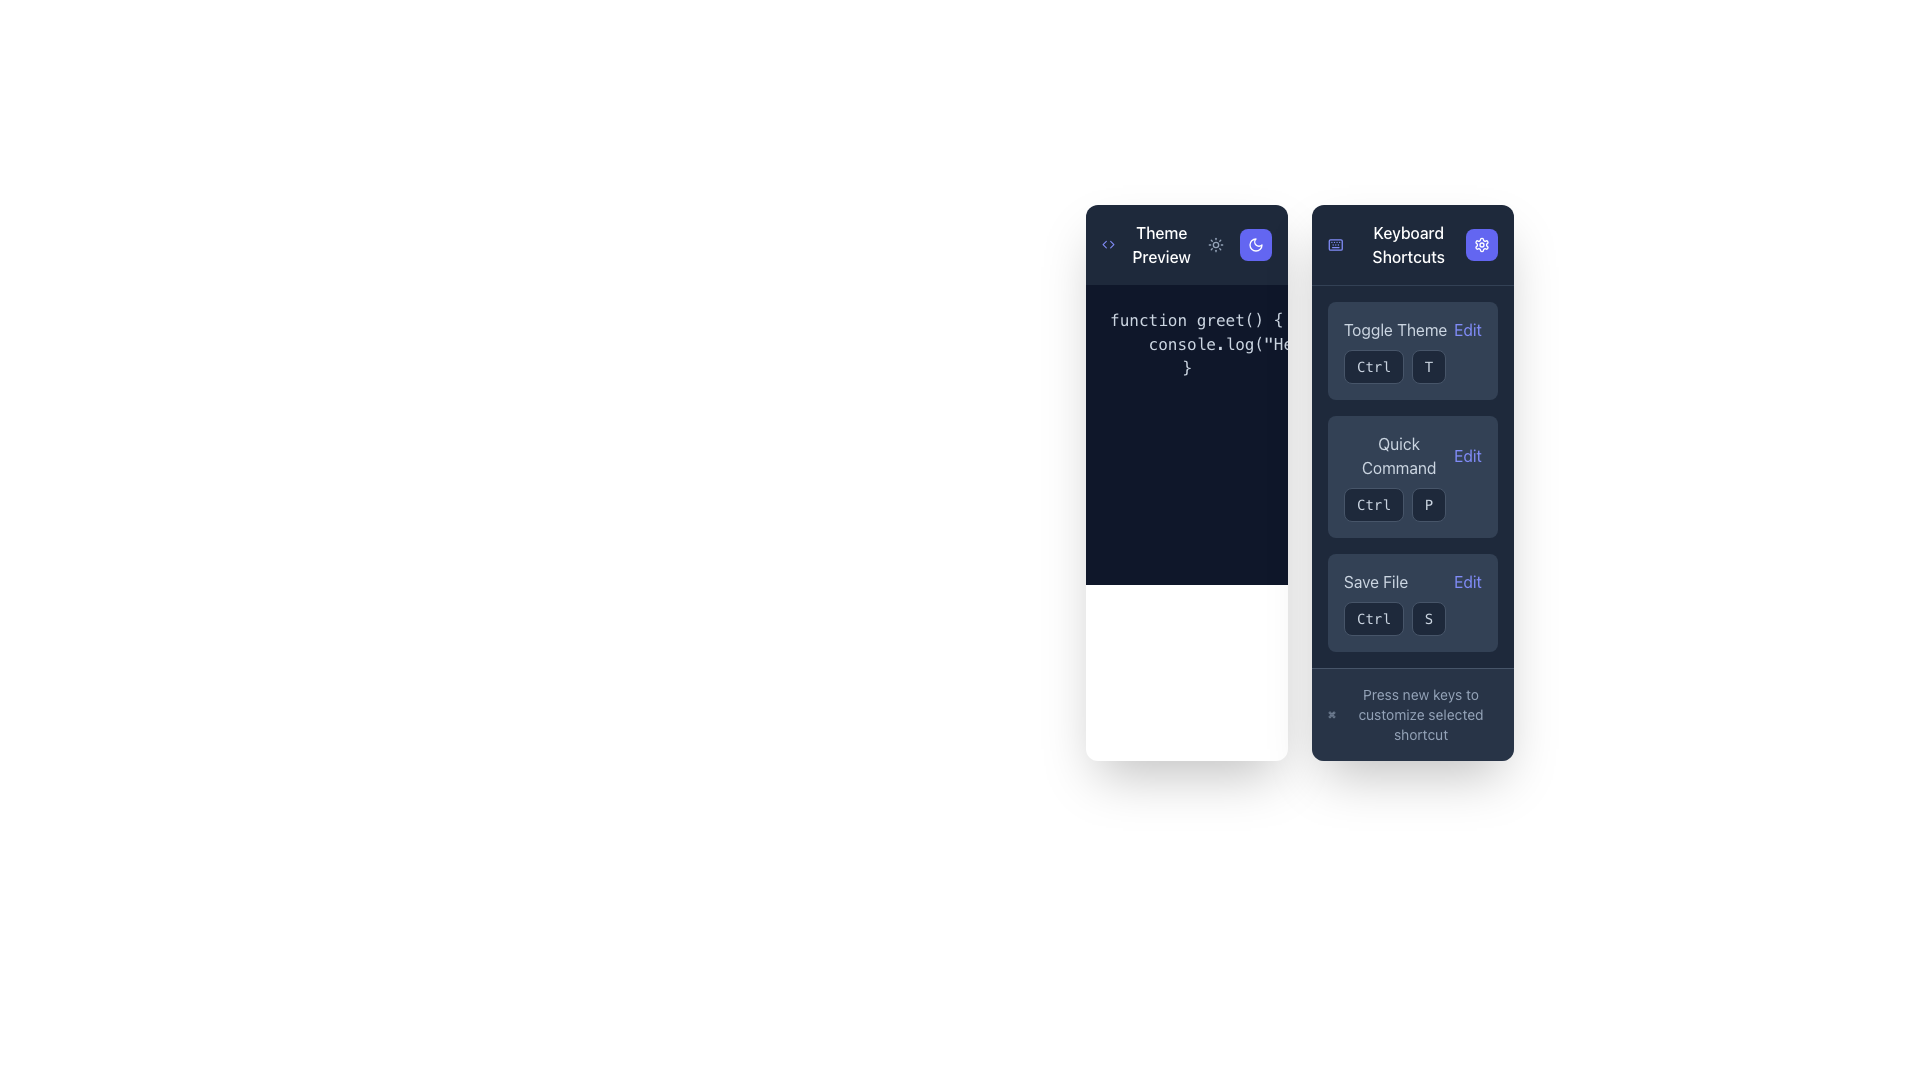 The image size is (1920, 1080). Describe the element at coordinates (1395, 244) in the screenshot. I see `the Label with Icon indicating keyboard shortcuts, located at the top of the right-side panel, adjacent to the settings button` at that location.